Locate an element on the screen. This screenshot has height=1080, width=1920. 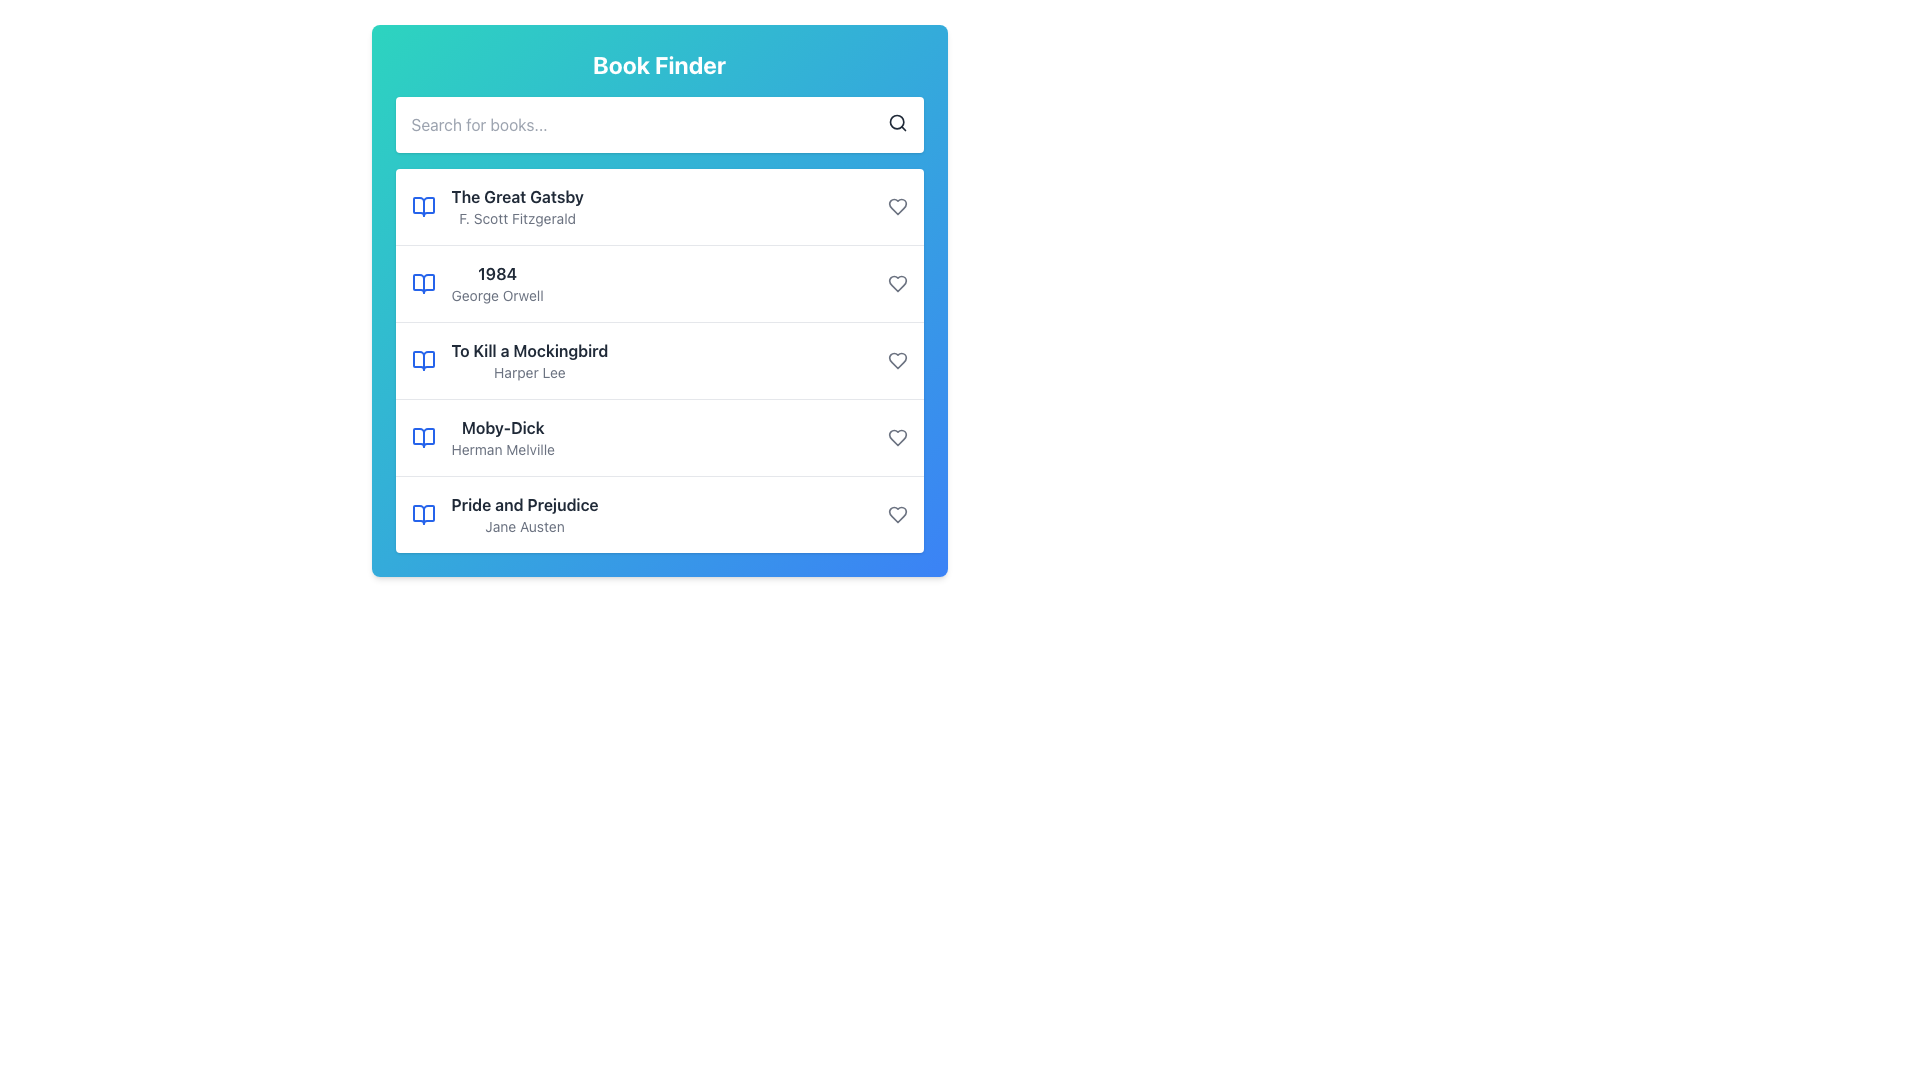
the book title 'Moby-Dick' in the book list to view its details is located at coordinates (659, 436).